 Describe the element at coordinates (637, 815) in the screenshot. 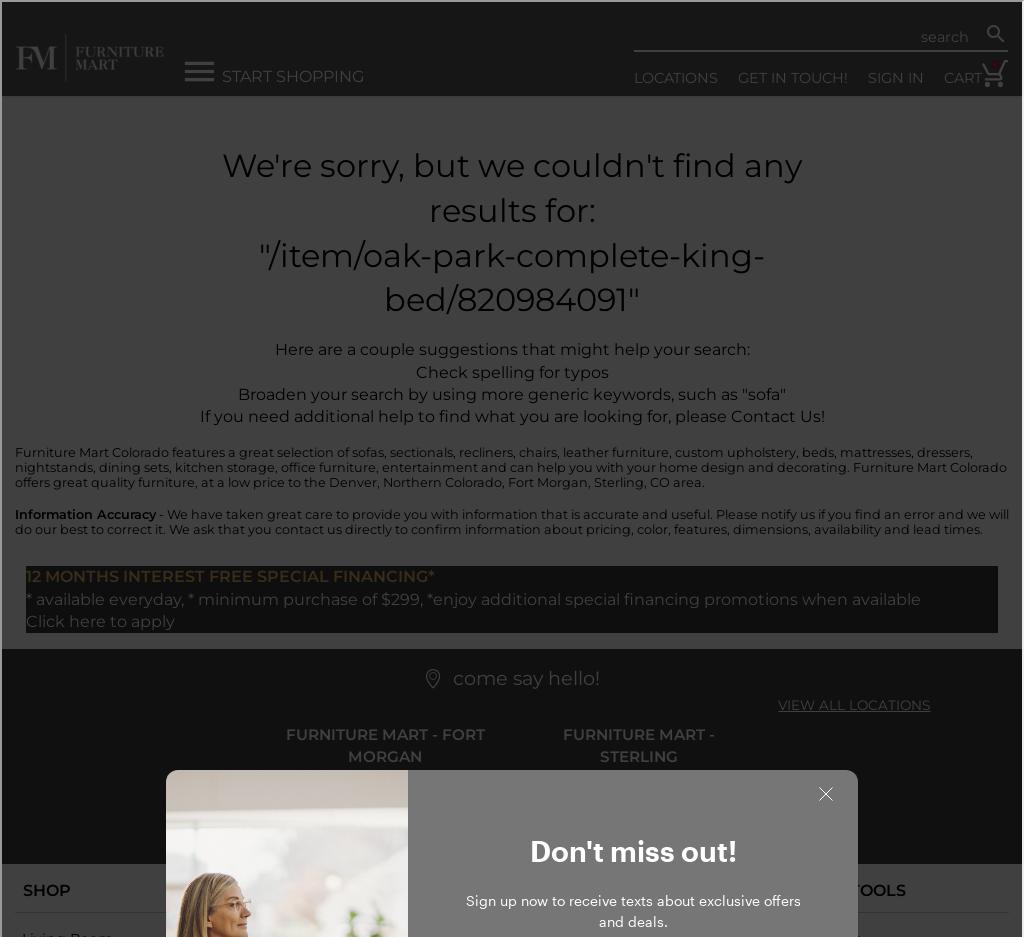

I see `'970.522.2406'` at that location.